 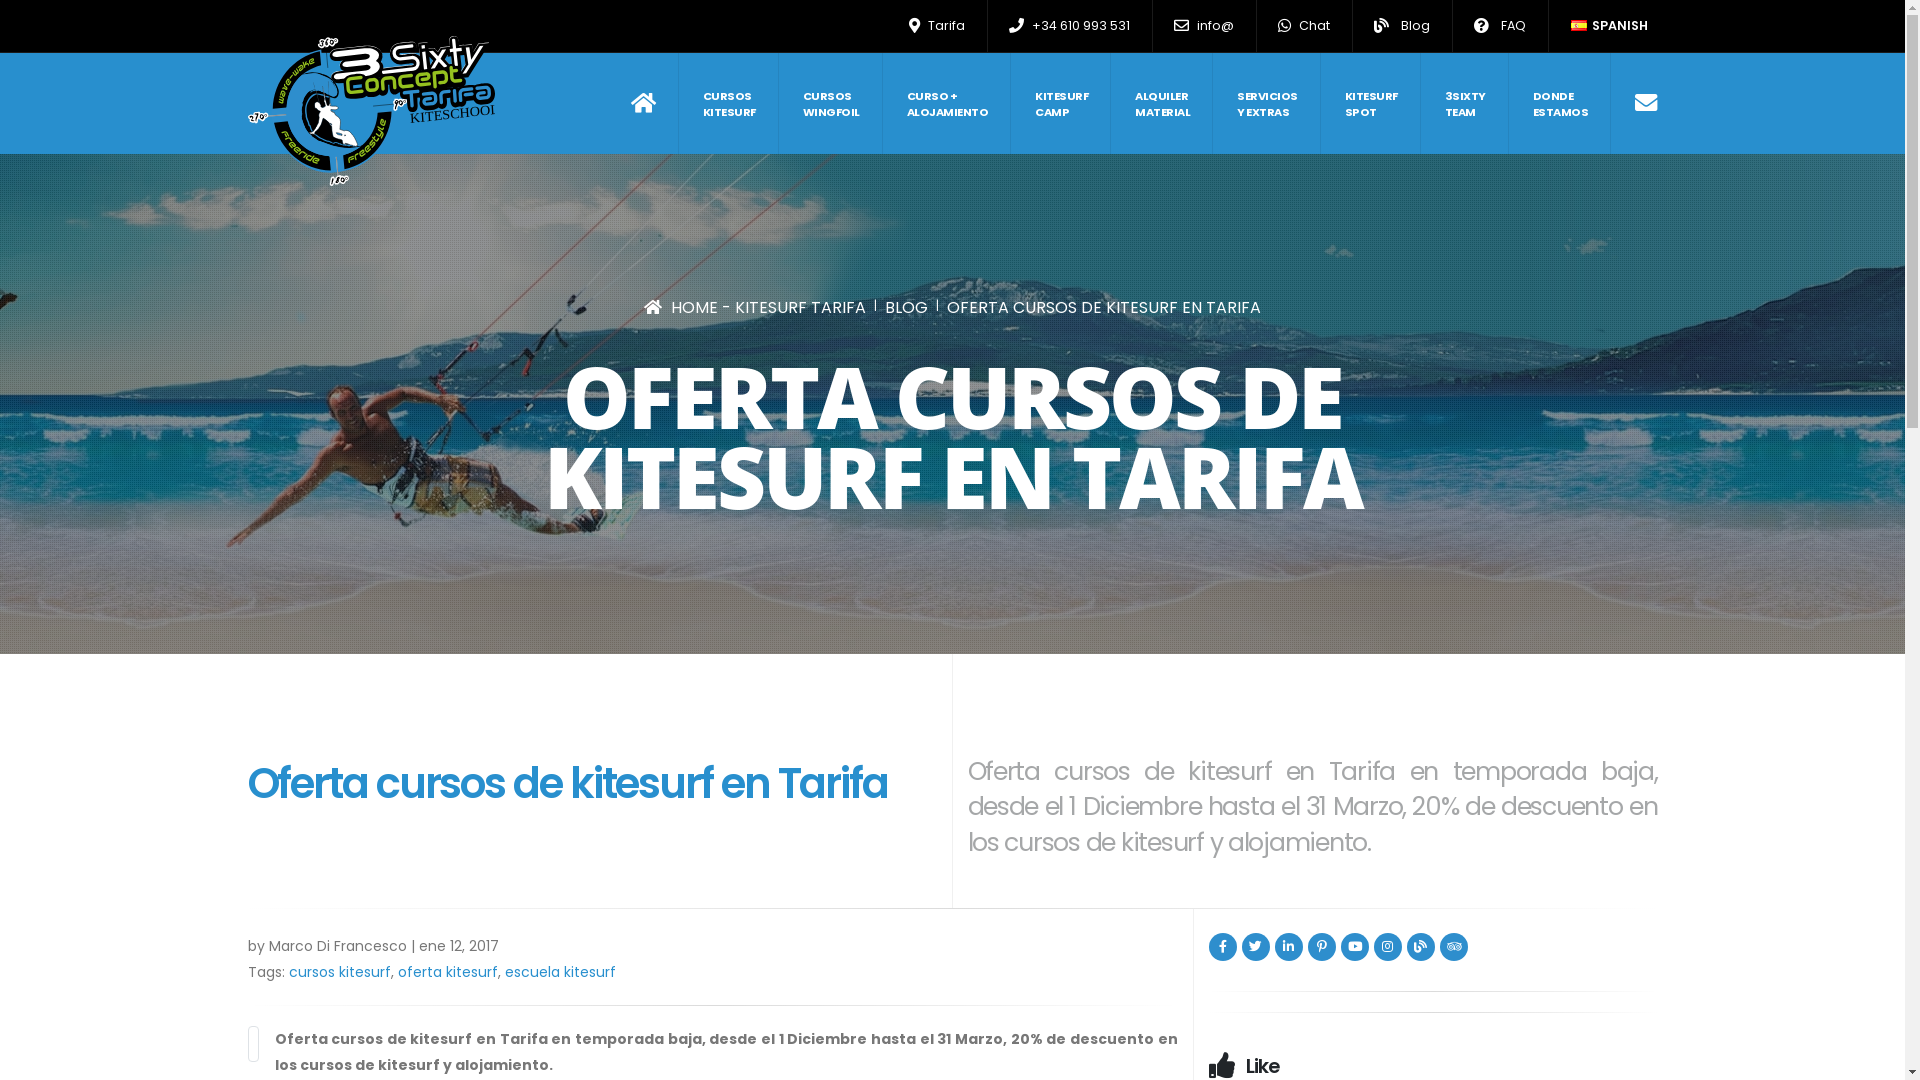 What do you see at coordinates (1162, 103) in the screenshot?
I see `'ALQUILER MATERIAL'` at bounding box center [1162, 103].